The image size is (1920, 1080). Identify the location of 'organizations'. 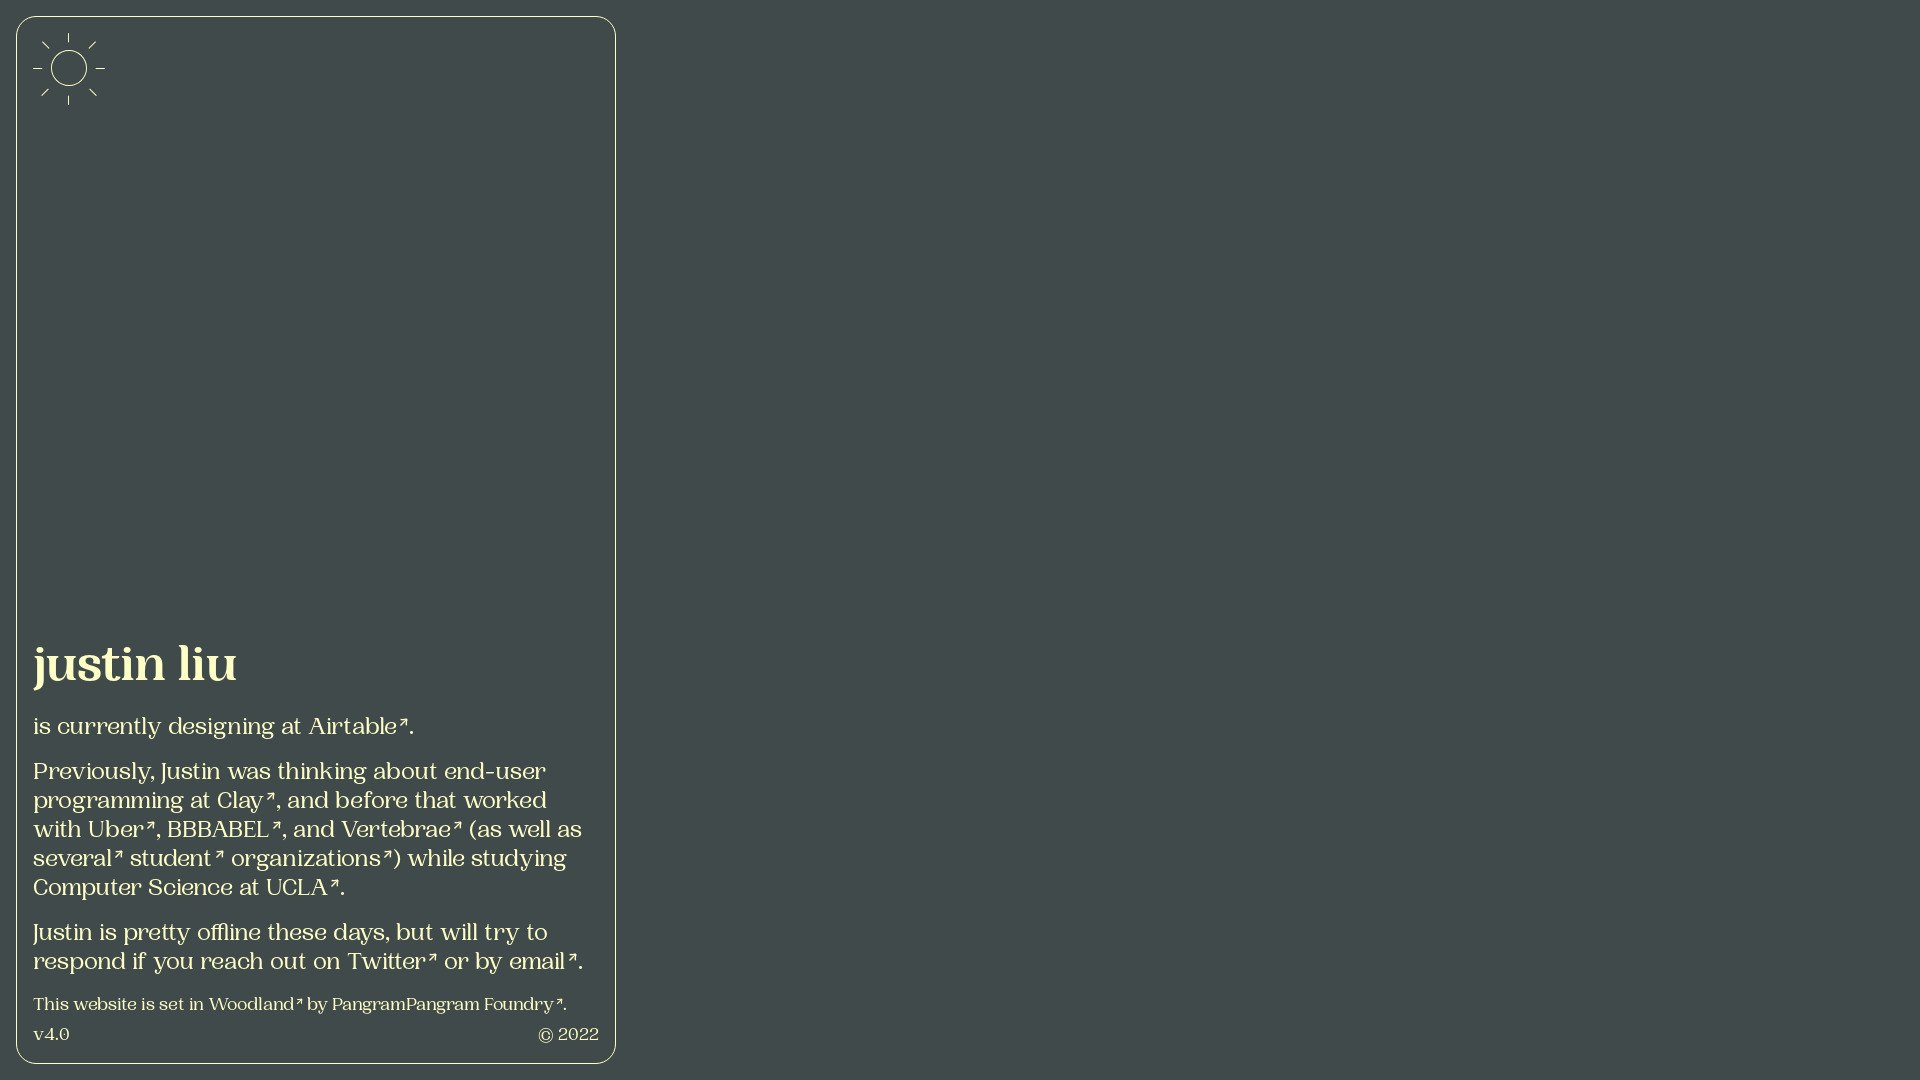
(230, 859).